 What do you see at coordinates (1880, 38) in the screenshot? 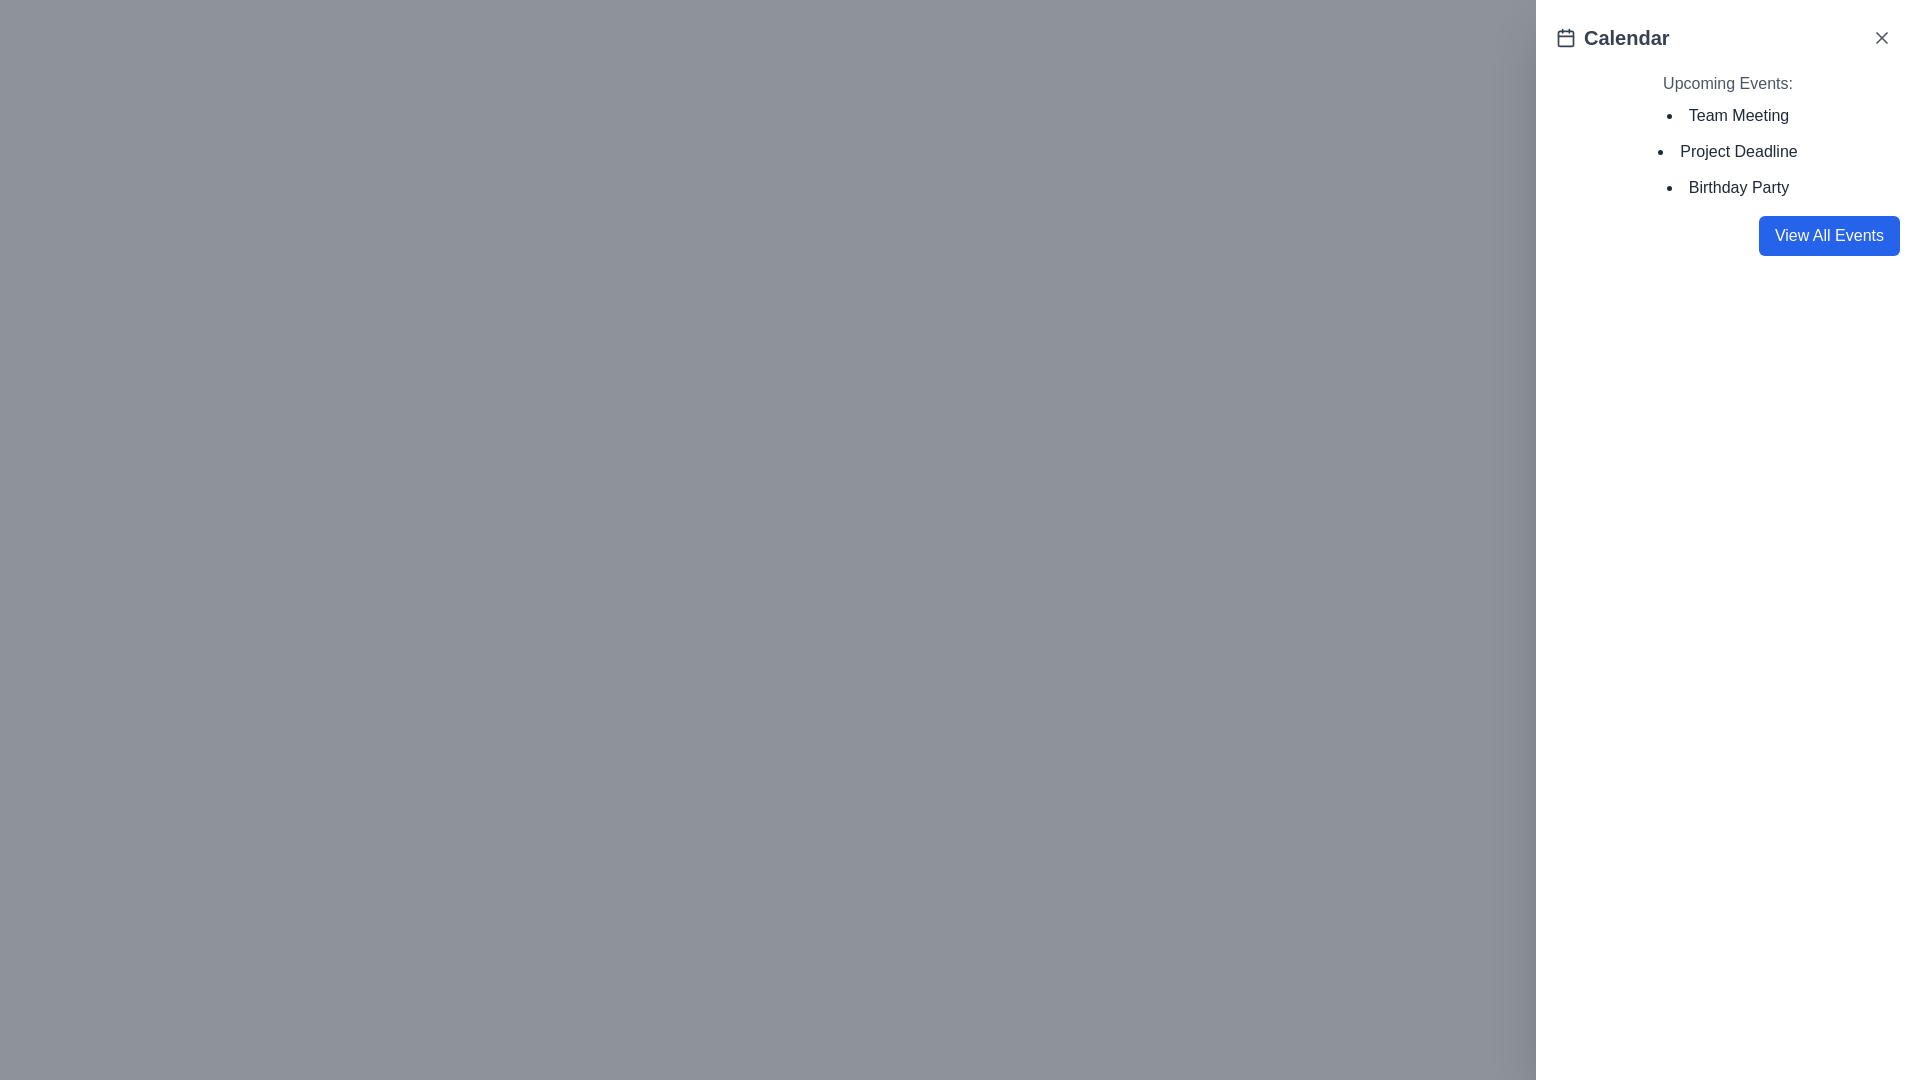
I see `the close button styled as a small square with a rounded border and an 'X' icon in the upper-right corner of the main Calendar section` at bounding box center [1880, 38].